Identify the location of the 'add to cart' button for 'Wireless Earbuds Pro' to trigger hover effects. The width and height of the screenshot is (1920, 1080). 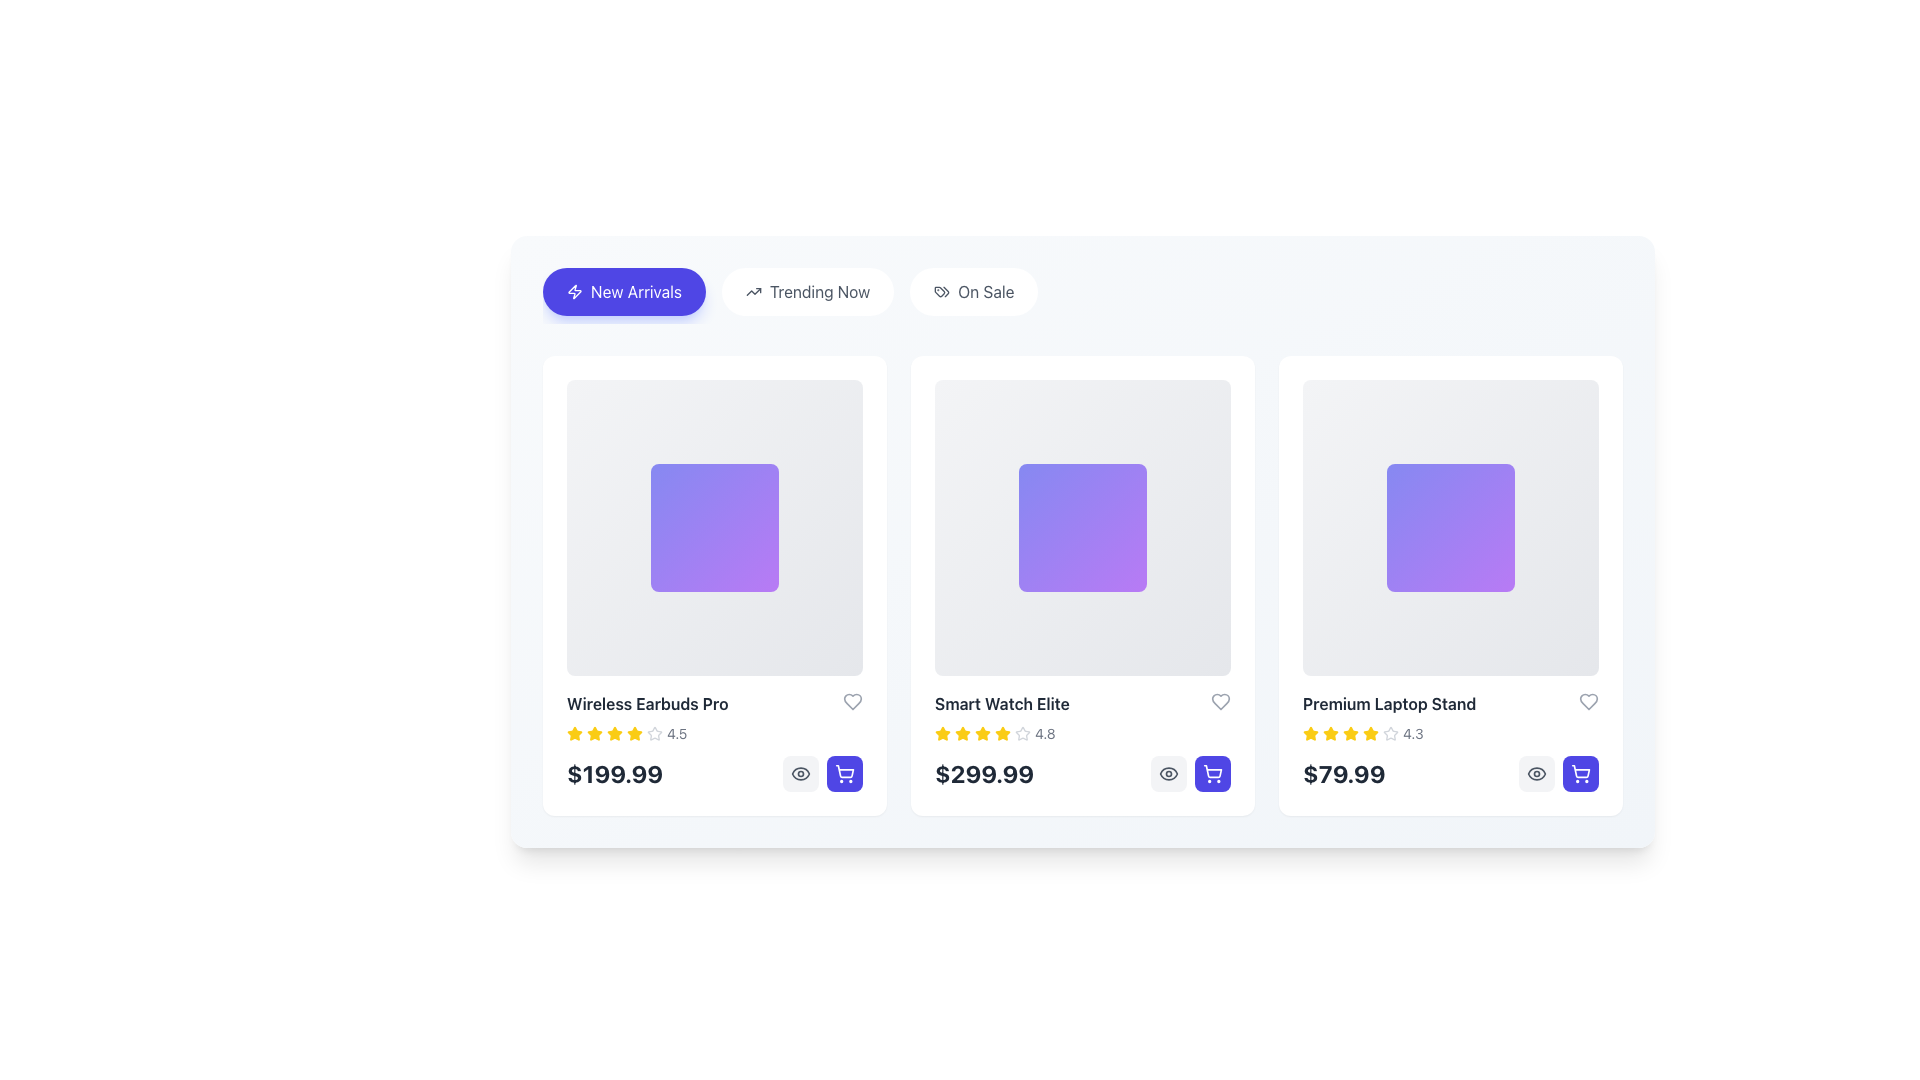
(844, 773).